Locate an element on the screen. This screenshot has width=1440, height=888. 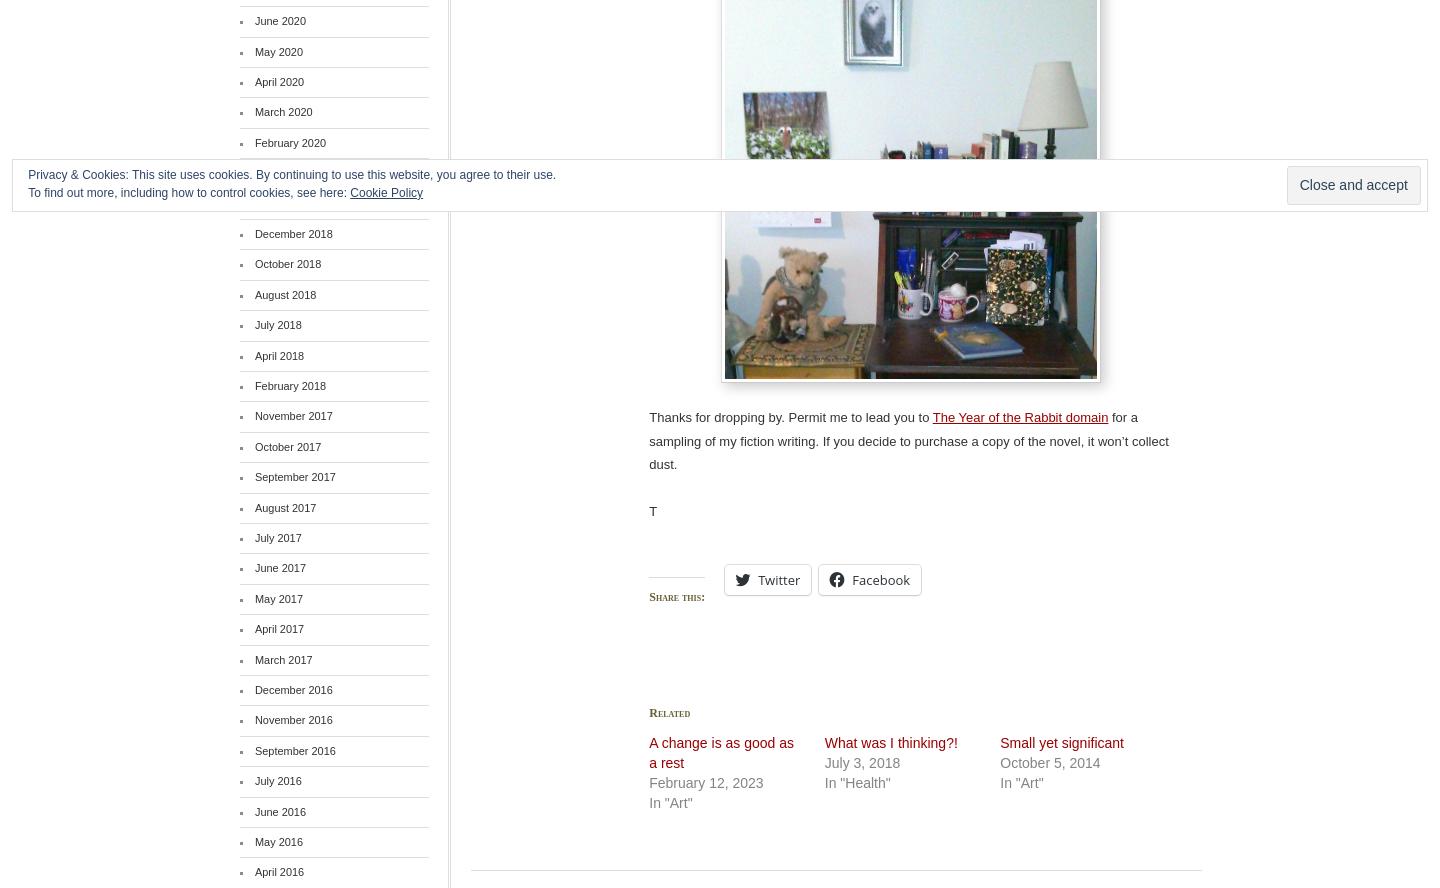
'May 2017' is located at coordinates (277, 597).